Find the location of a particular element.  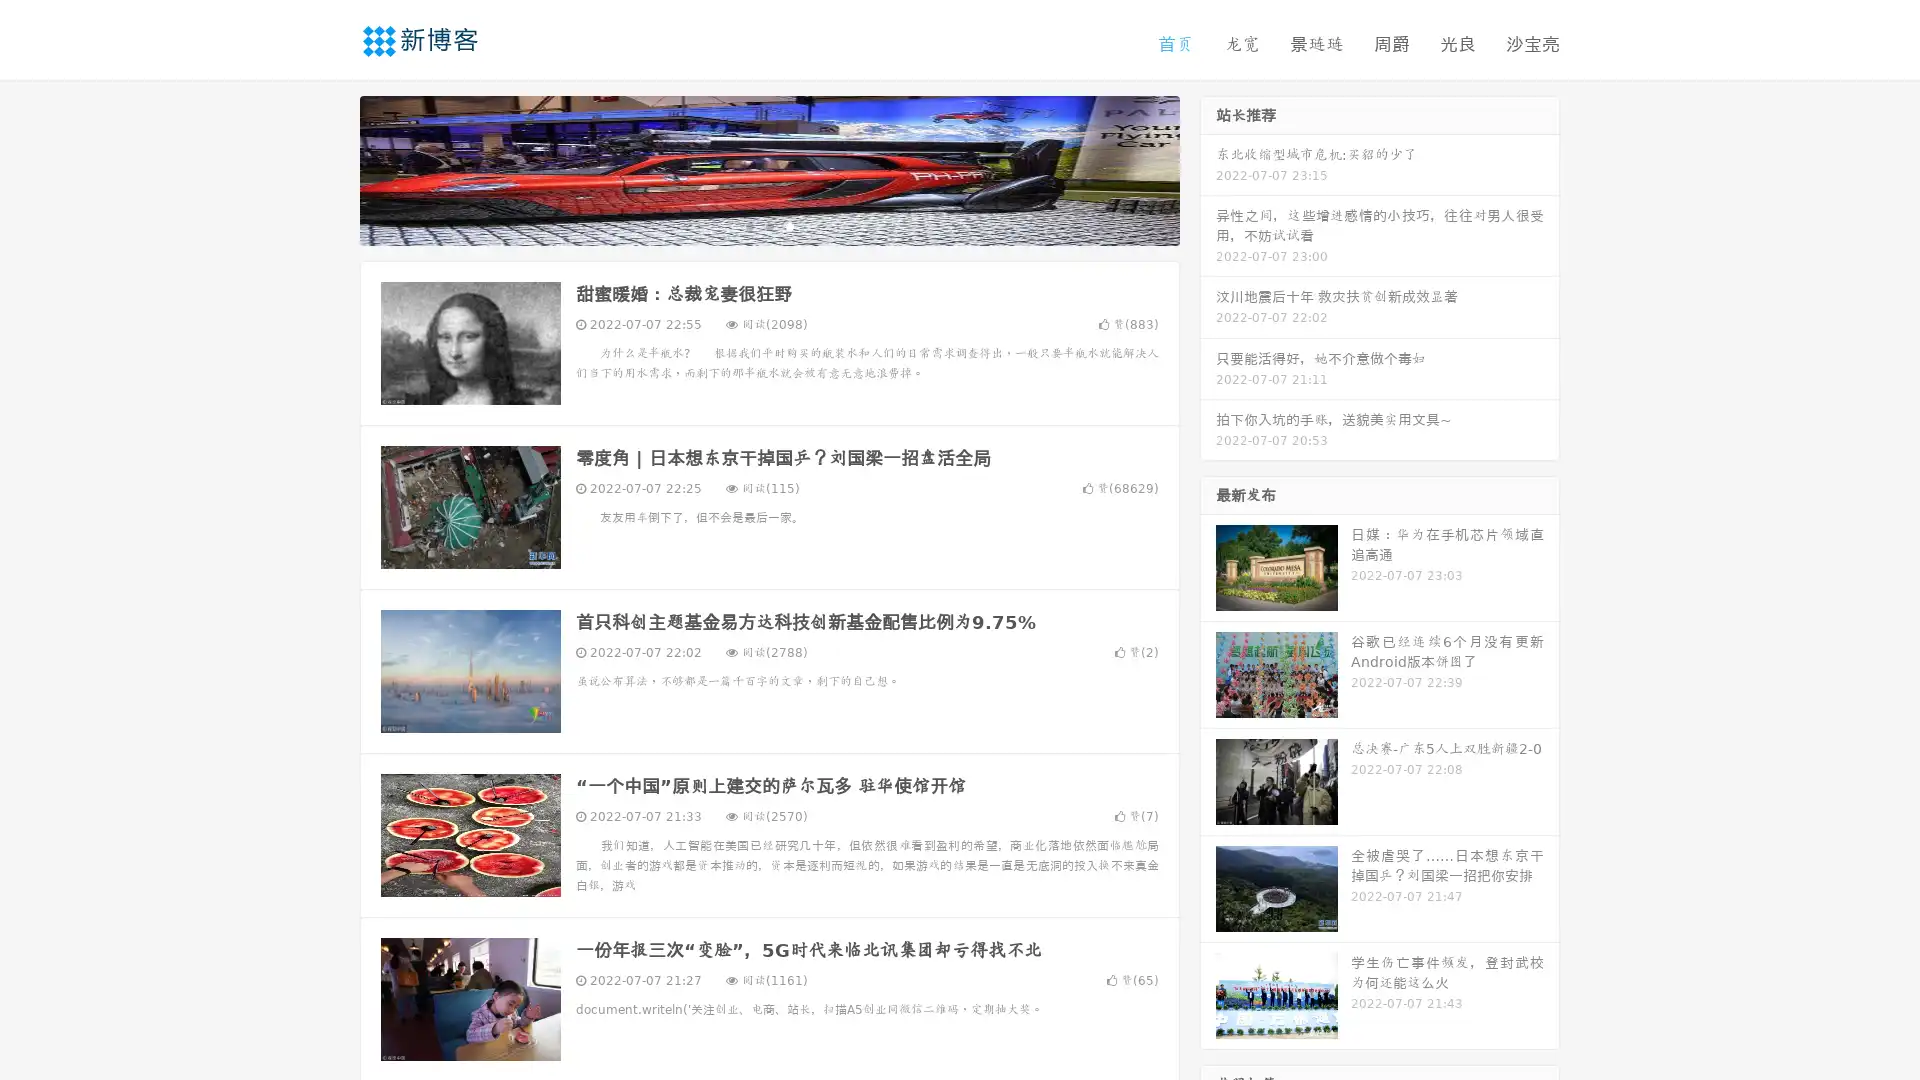

Go to slide 3 is located at coordinates (789, 225).